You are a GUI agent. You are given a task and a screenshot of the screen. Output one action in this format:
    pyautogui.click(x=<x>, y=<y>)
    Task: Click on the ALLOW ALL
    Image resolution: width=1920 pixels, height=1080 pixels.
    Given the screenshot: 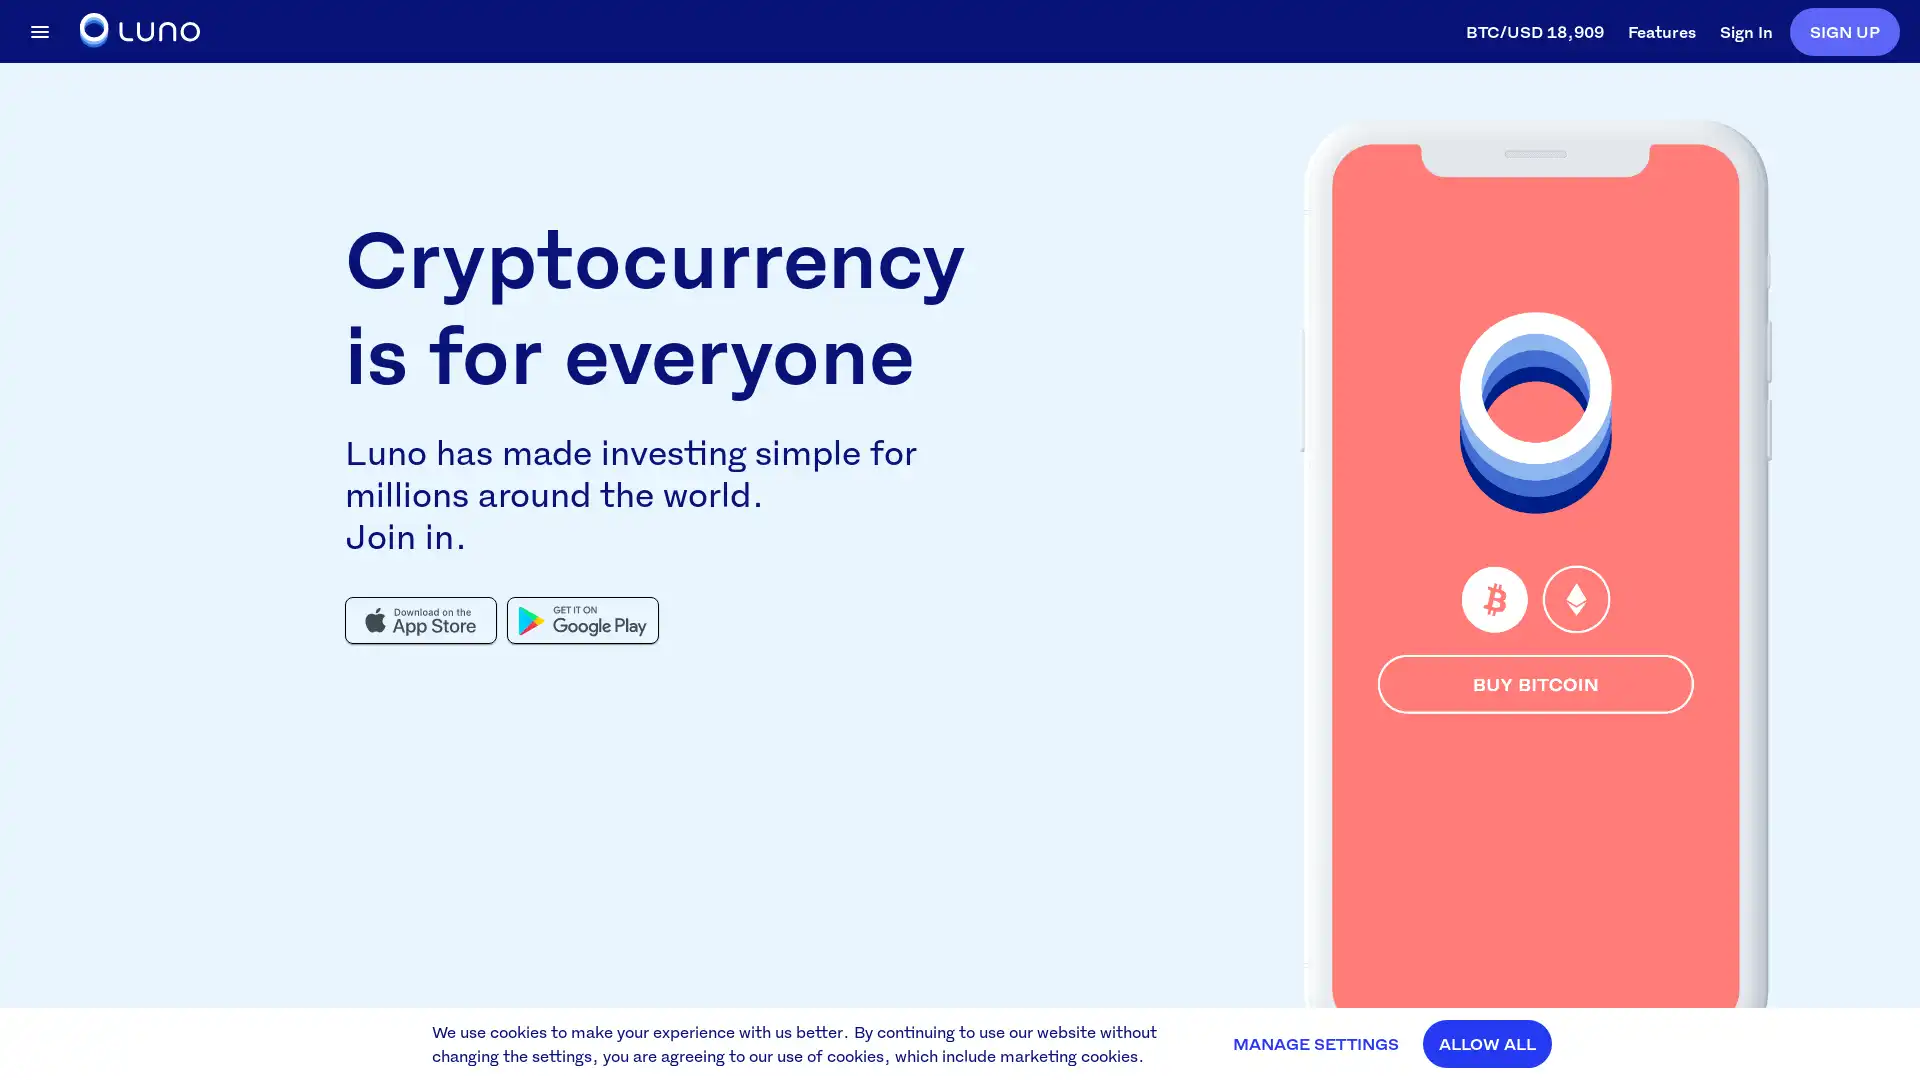 What is the action you would take?
    pyautogui.click(x=1487, y=1043)
    